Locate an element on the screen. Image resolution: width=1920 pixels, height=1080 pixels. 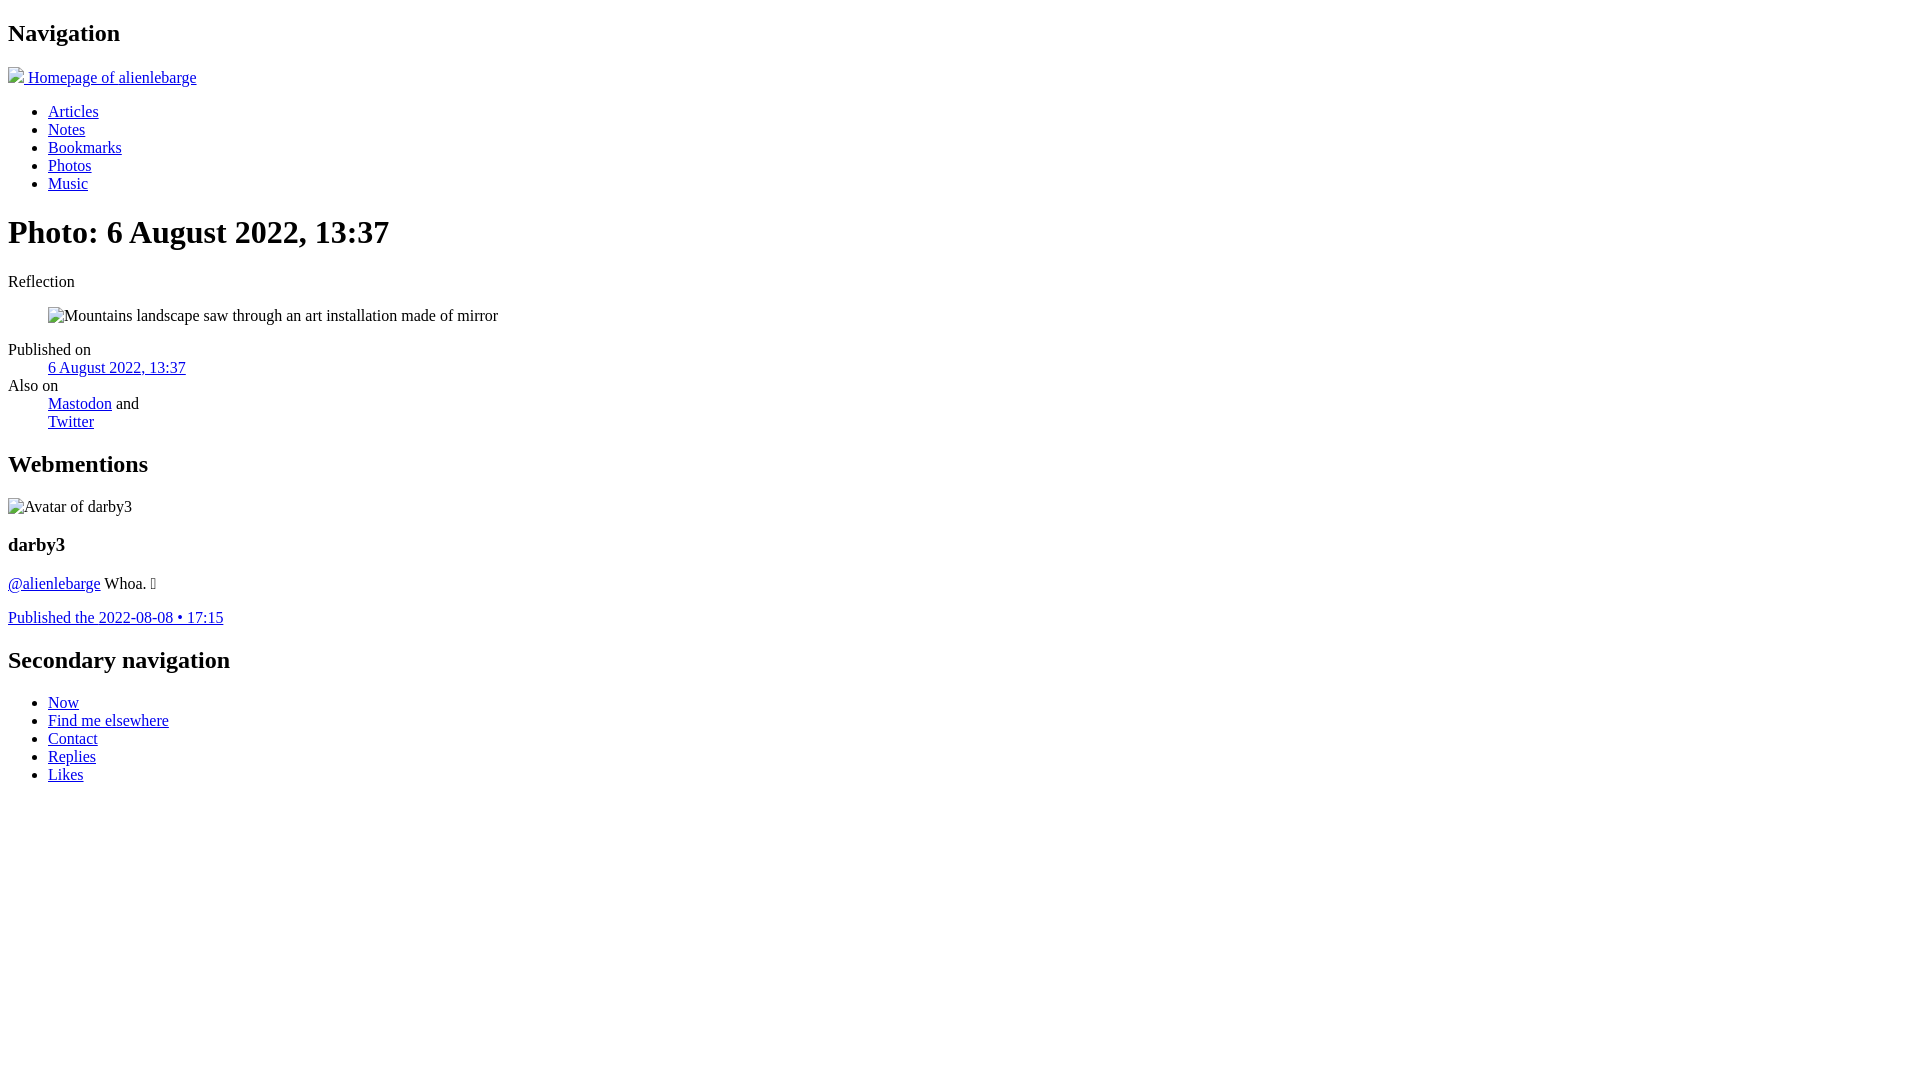
'Twitter' is located at coordinates (71, 420).